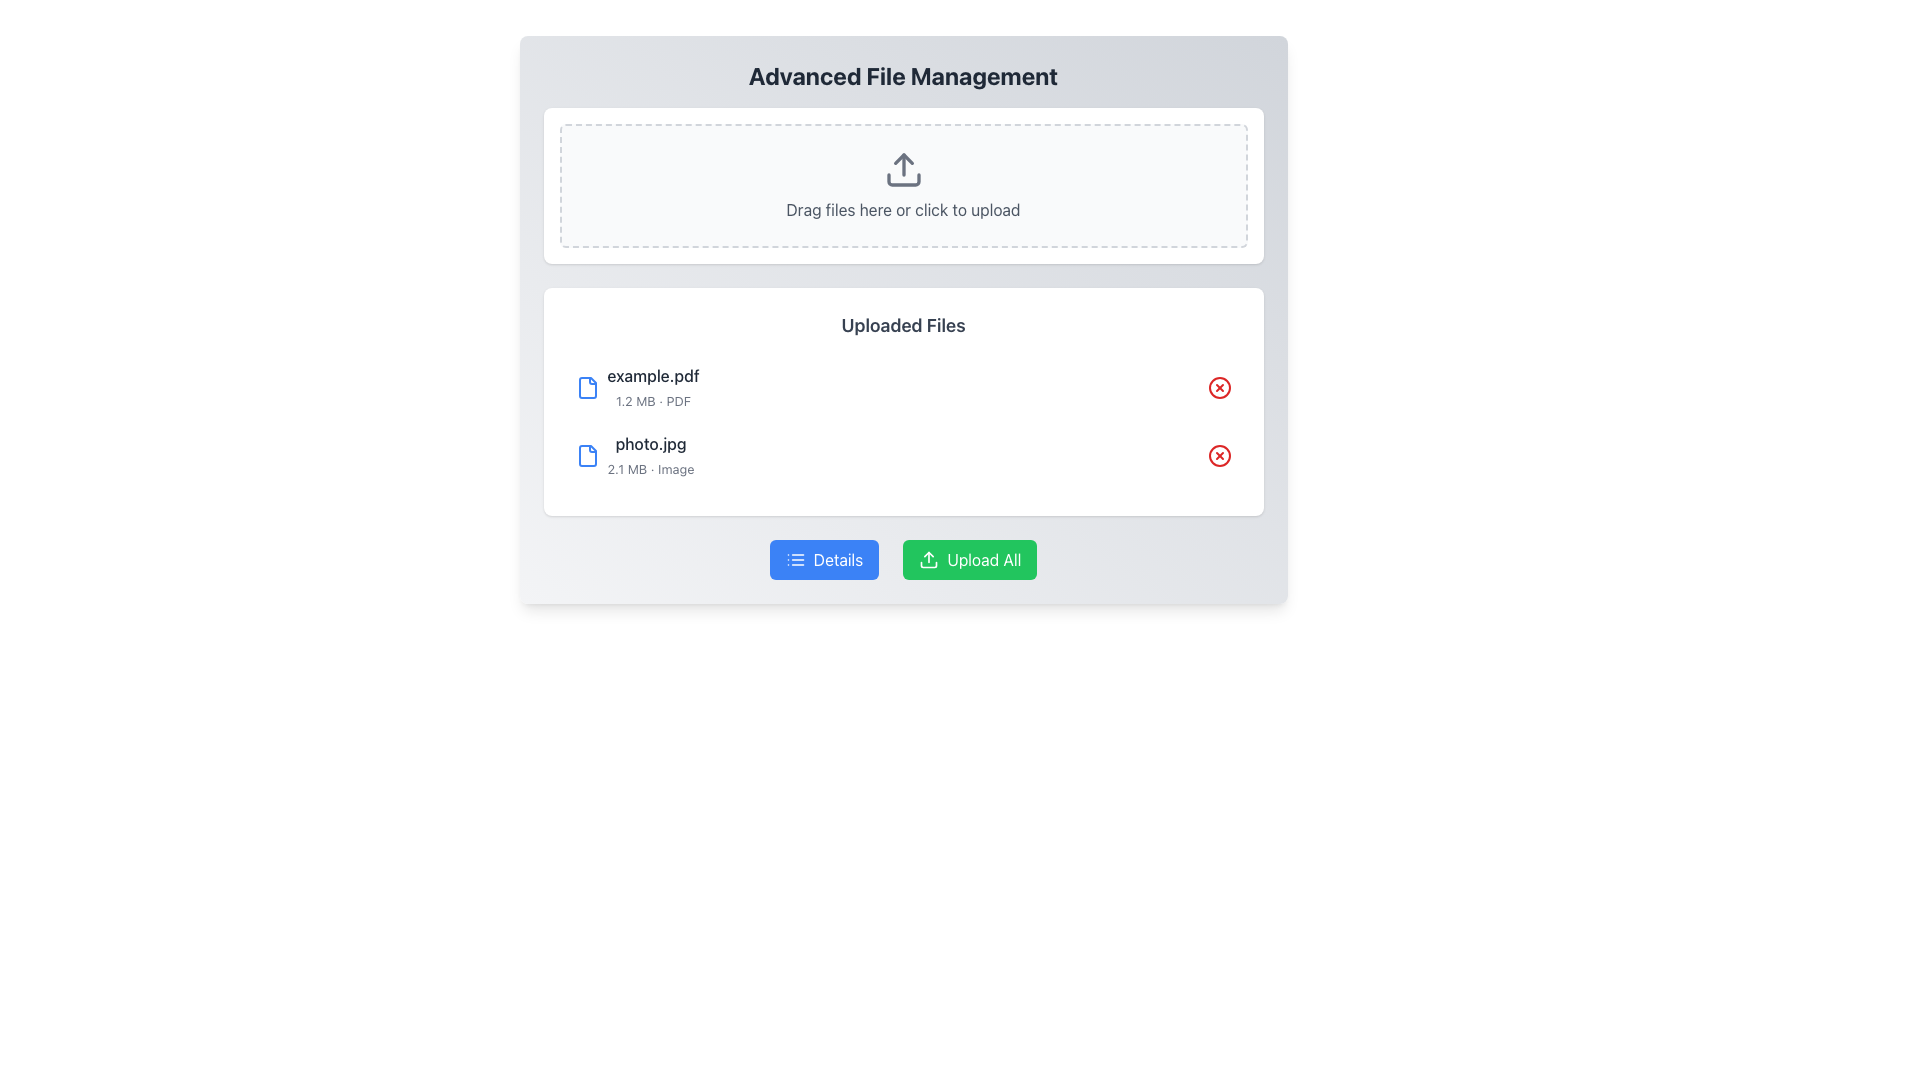  Describe the element at coordinates (586, 388) in the screenshot. I see `the file icon located to the left of the filename 'example.pdf' and its metadata` at that location.